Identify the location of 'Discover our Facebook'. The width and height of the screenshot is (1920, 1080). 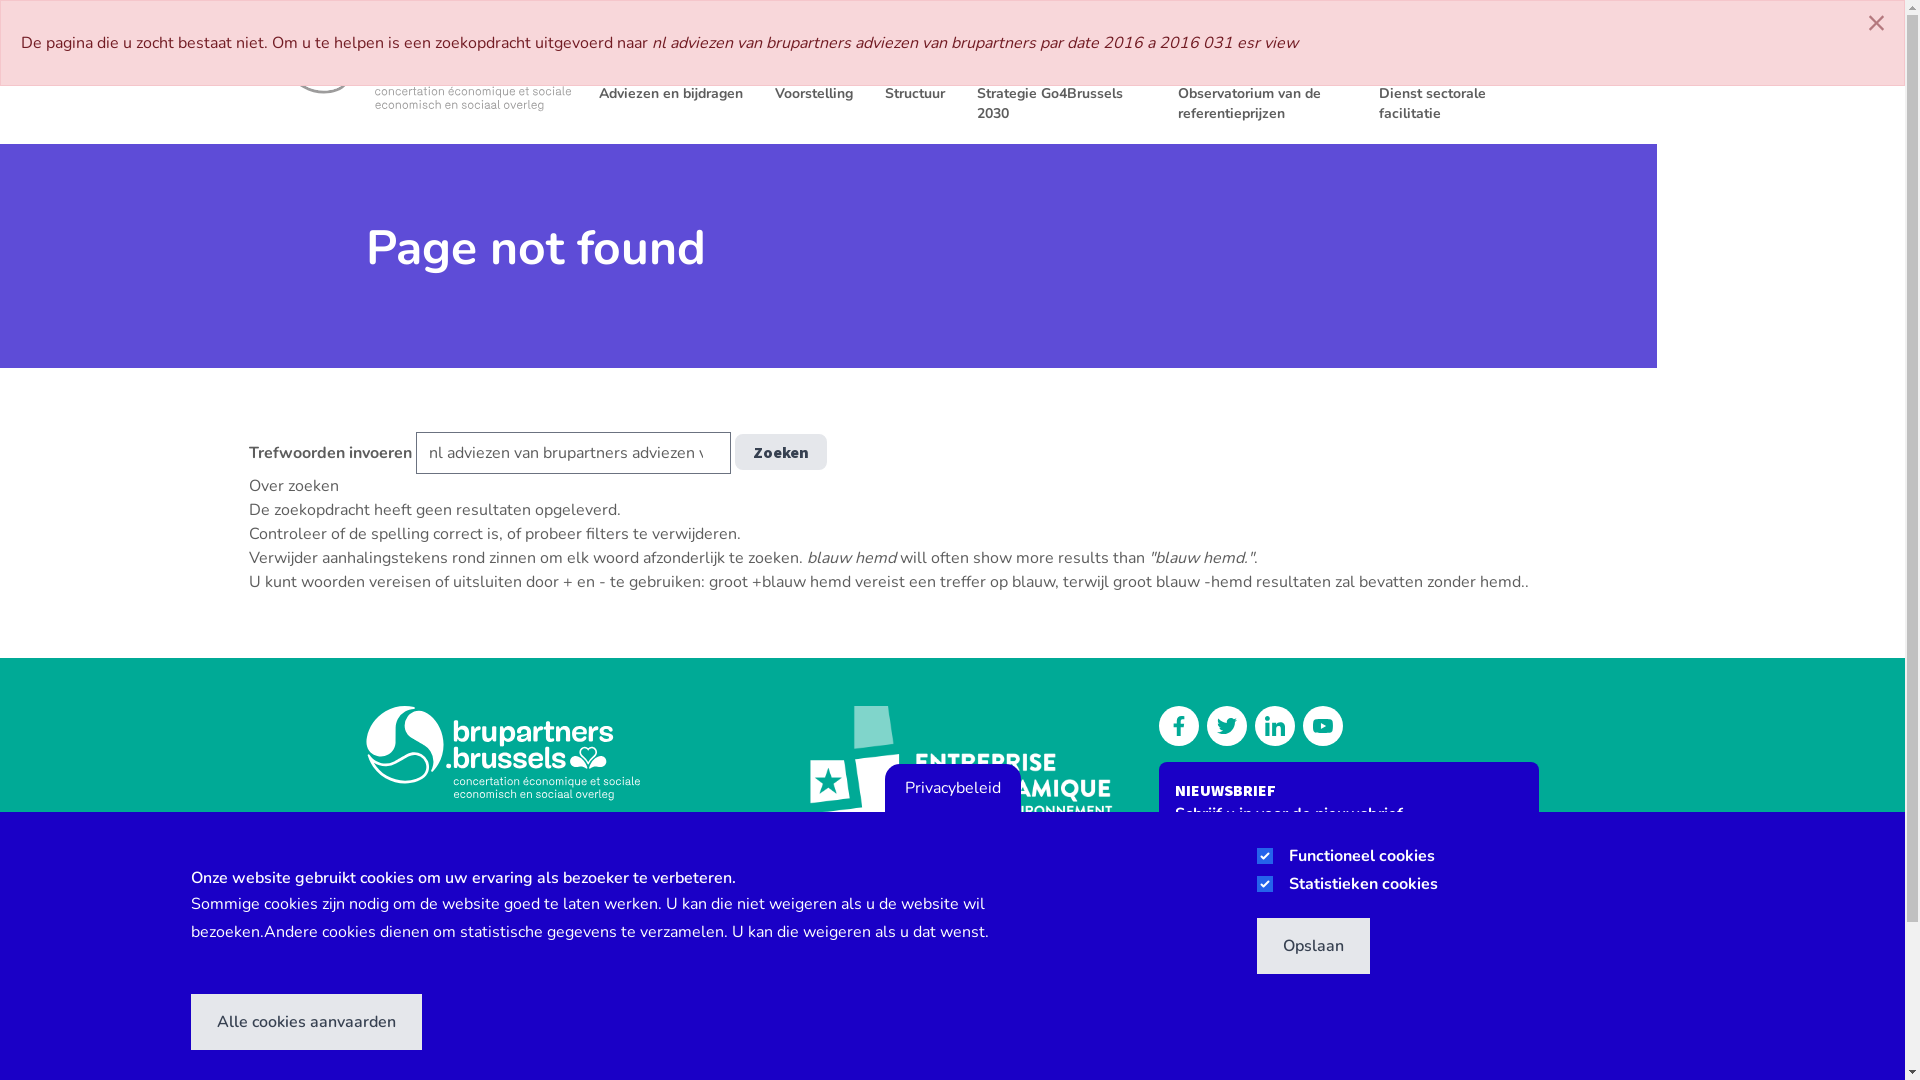
(1179, 725).